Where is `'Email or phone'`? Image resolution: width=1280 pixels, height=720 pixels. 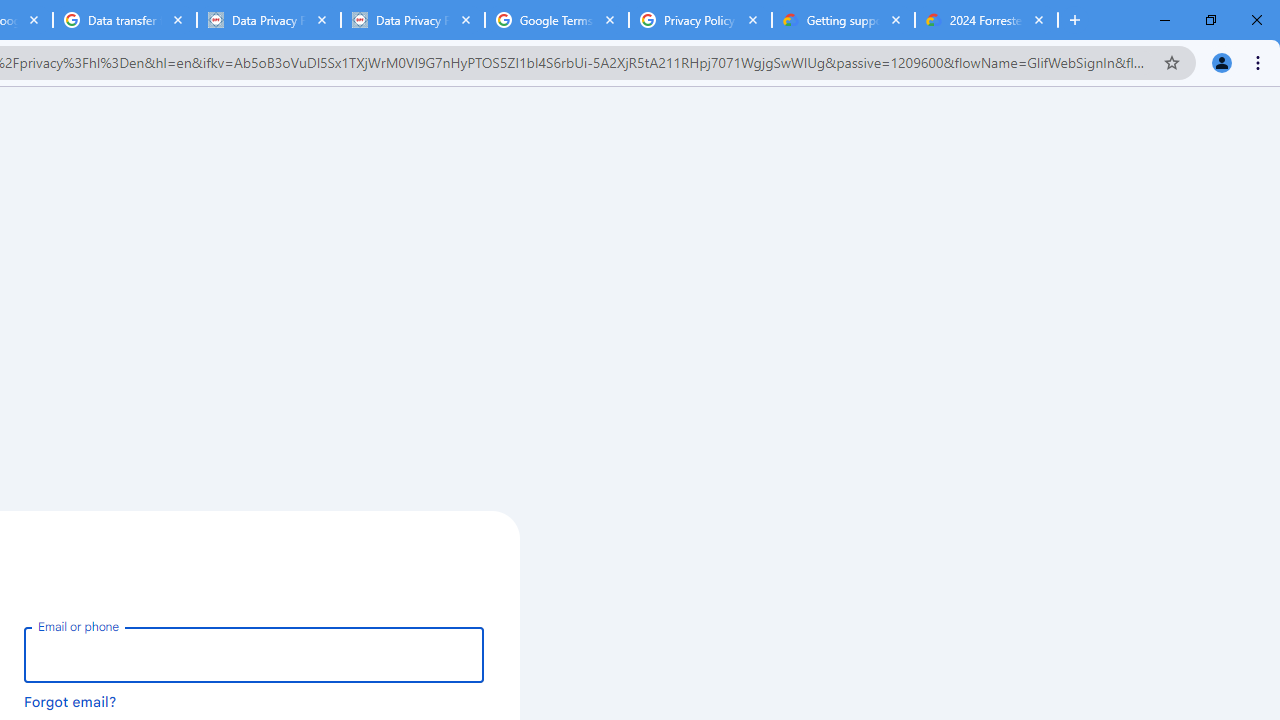 'Email or phone' is located at coordinates (253, 654).